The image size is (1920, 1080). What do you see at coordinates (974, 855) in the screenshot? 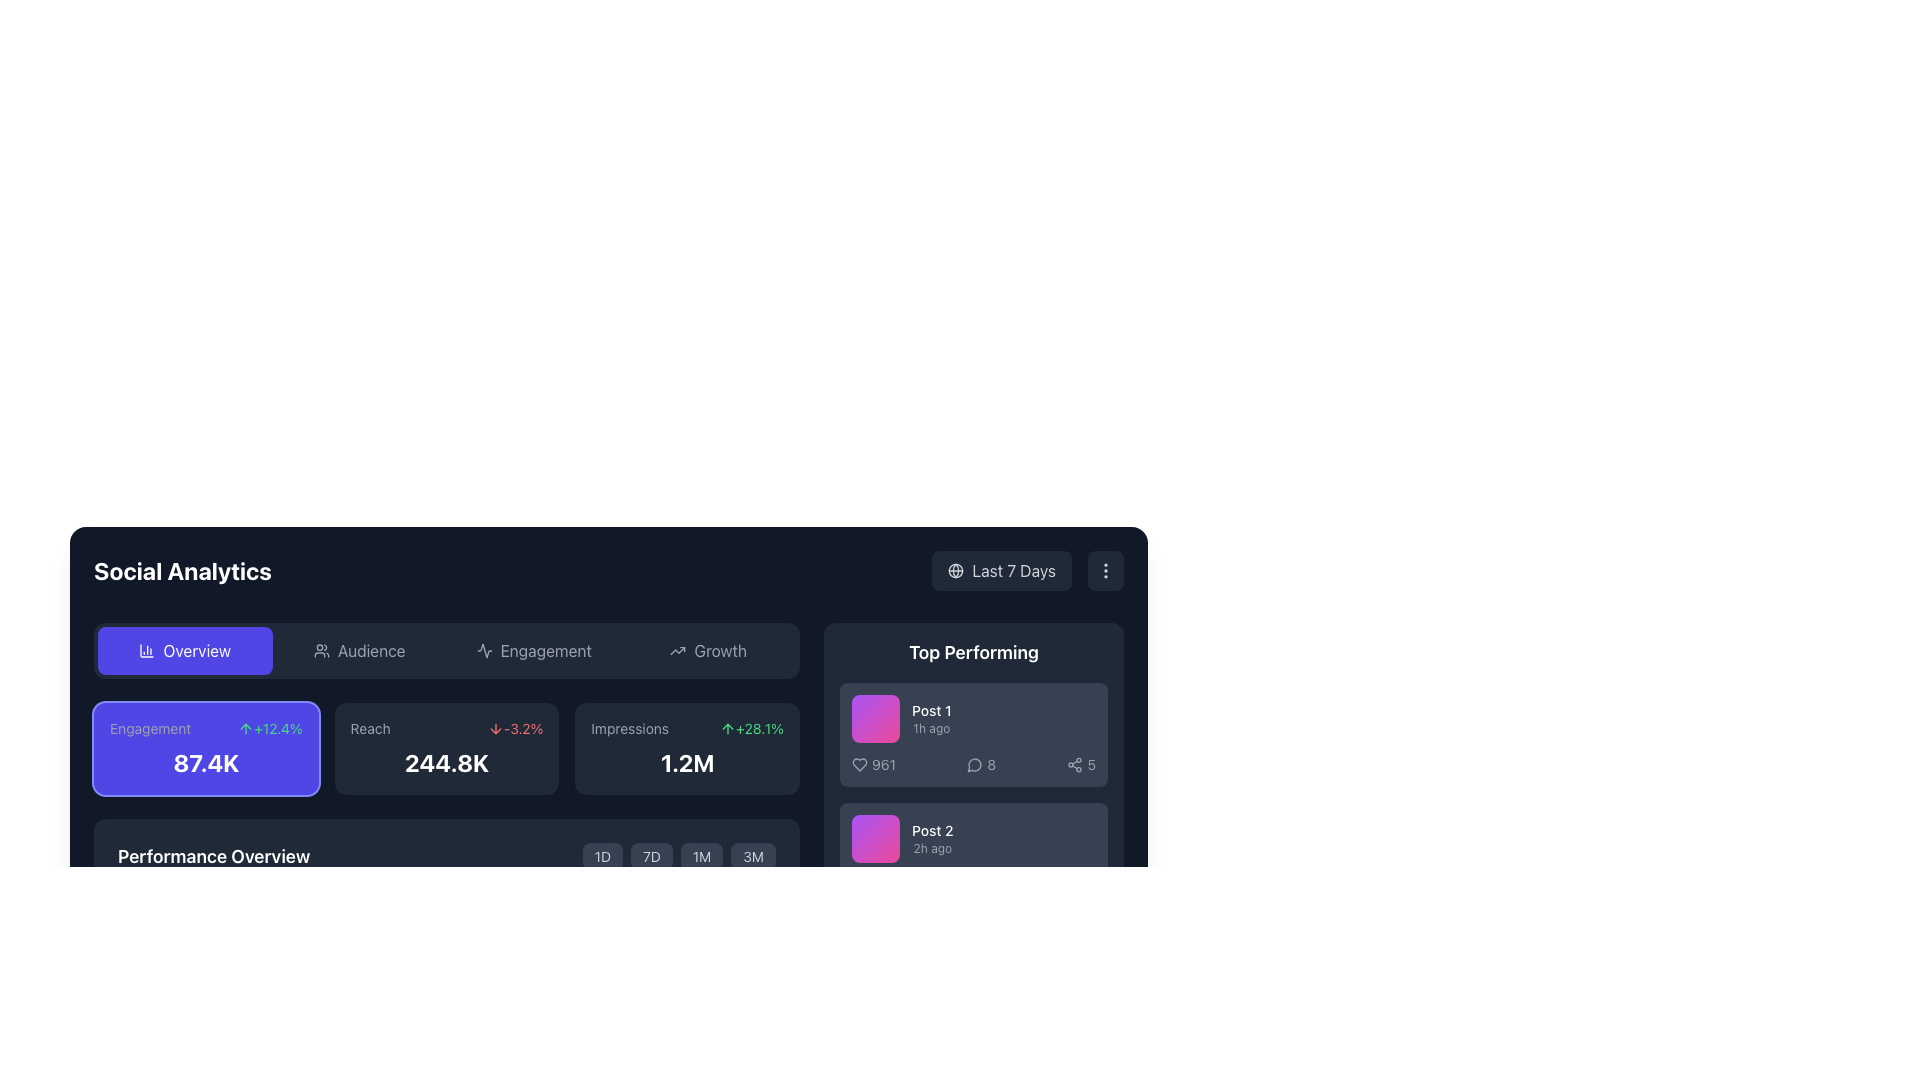
I see `the second post card in the 'Top Performing' section` at bounding box center [974, 855].